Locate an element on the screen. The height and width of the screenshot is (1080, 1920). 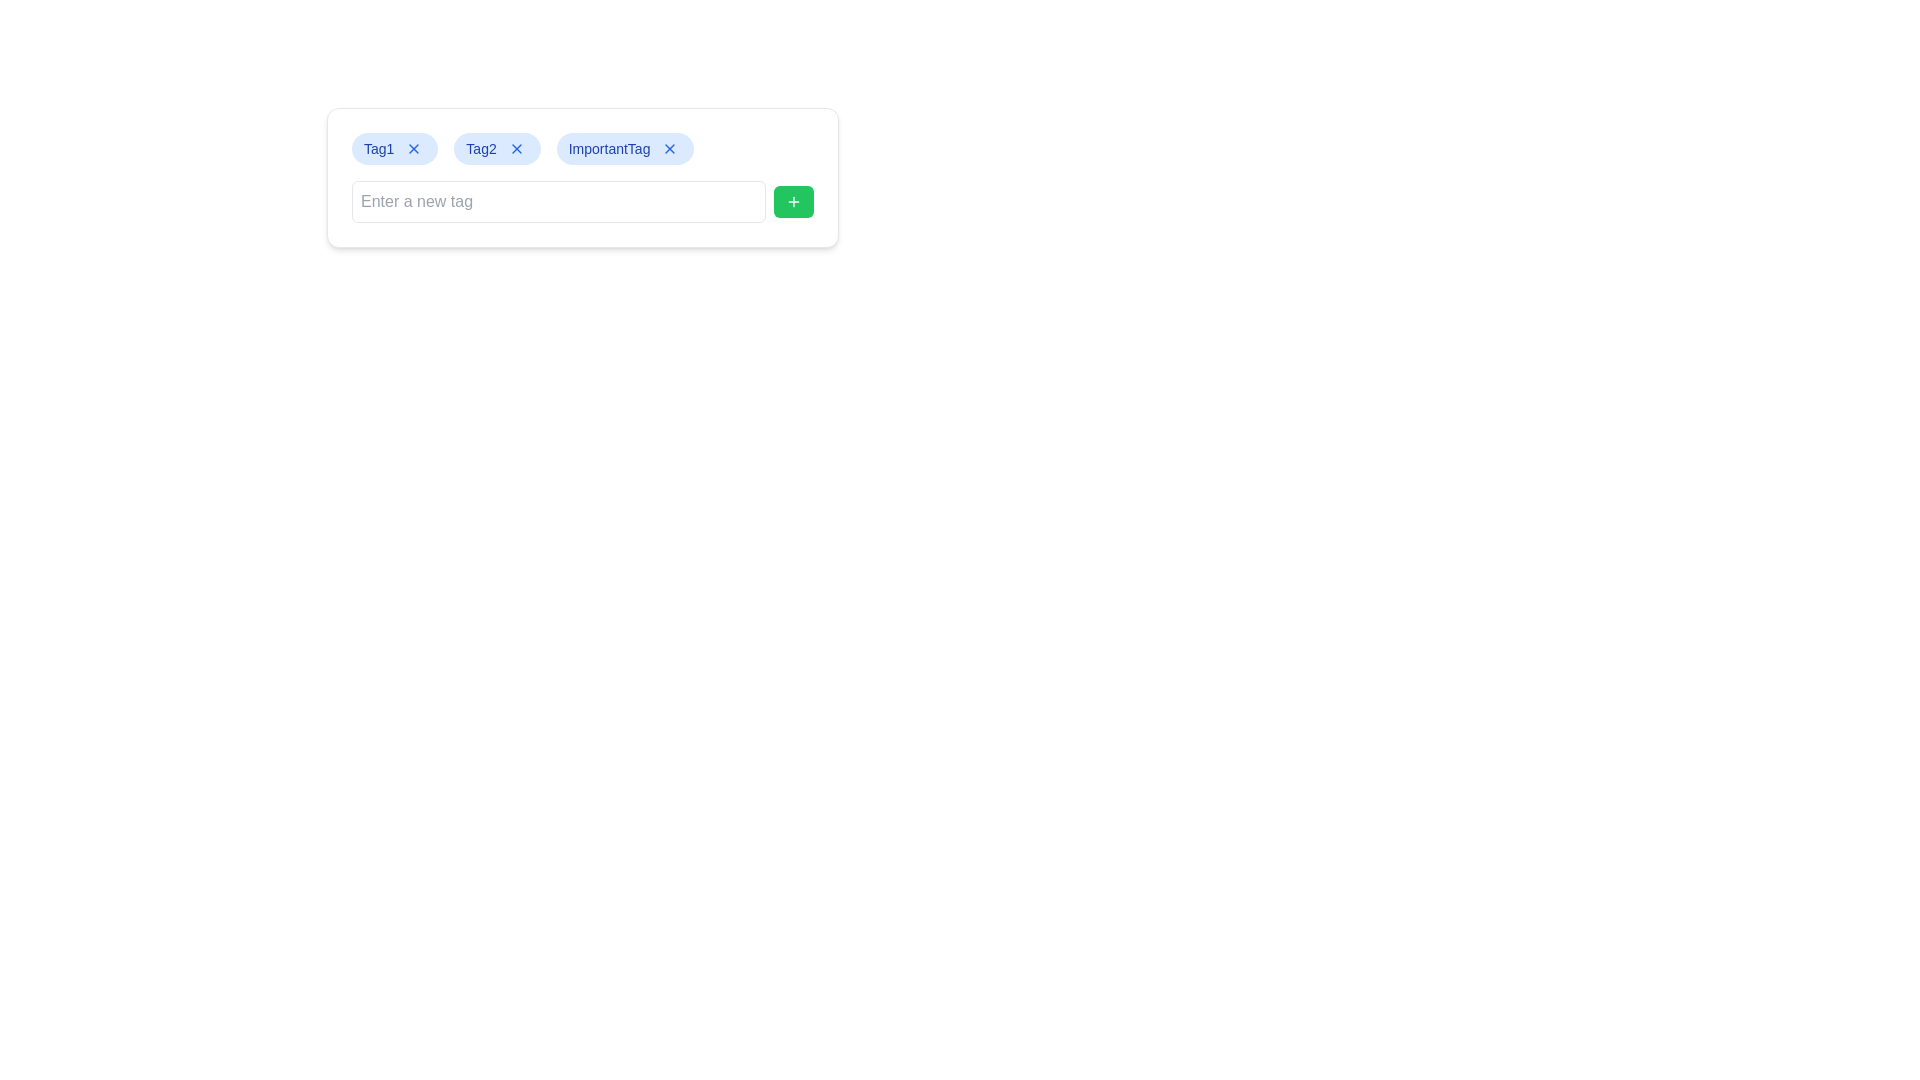
the static text element displaying 'Tag2' in a blue font within a rounded blue-filled box, located between 'Tag1' and 'ImportantTag' is located at coordinates (481, 148).